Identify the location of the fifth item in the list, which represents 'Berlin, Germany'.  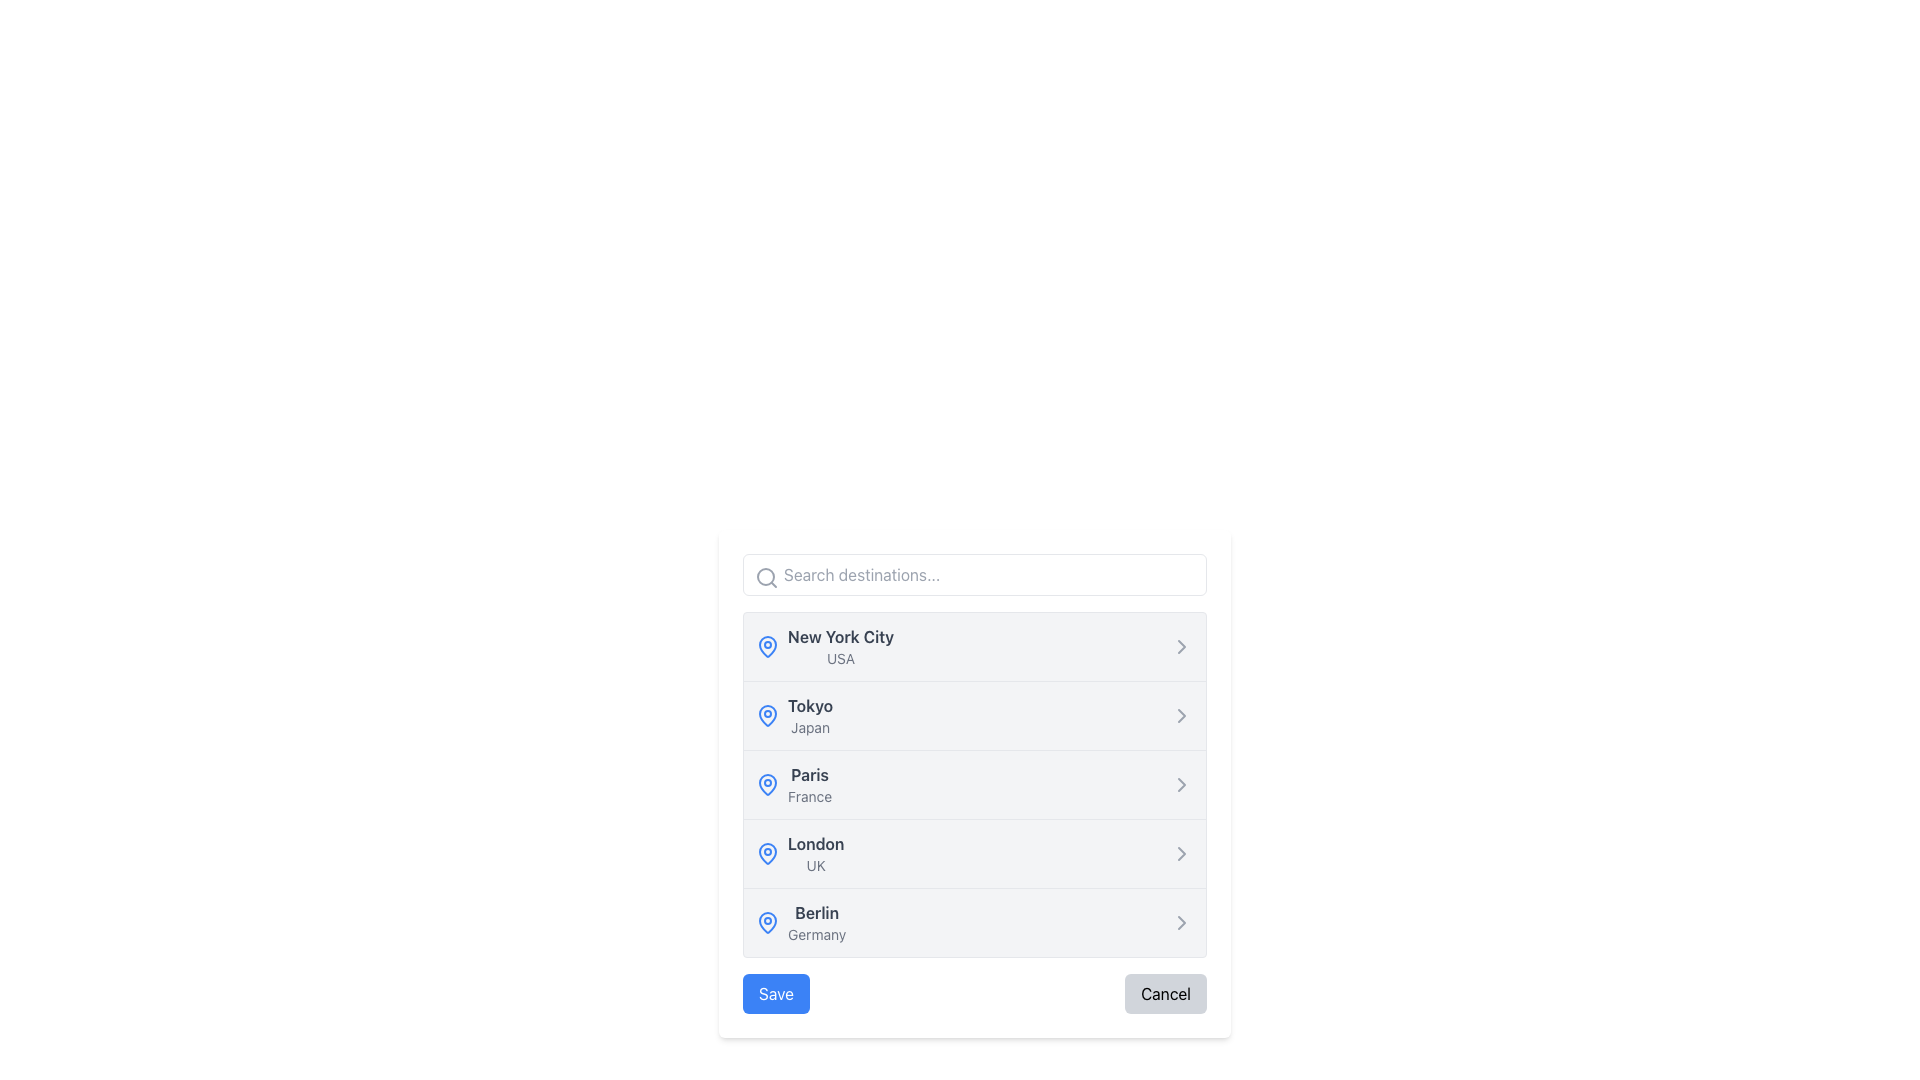
(817, 922).